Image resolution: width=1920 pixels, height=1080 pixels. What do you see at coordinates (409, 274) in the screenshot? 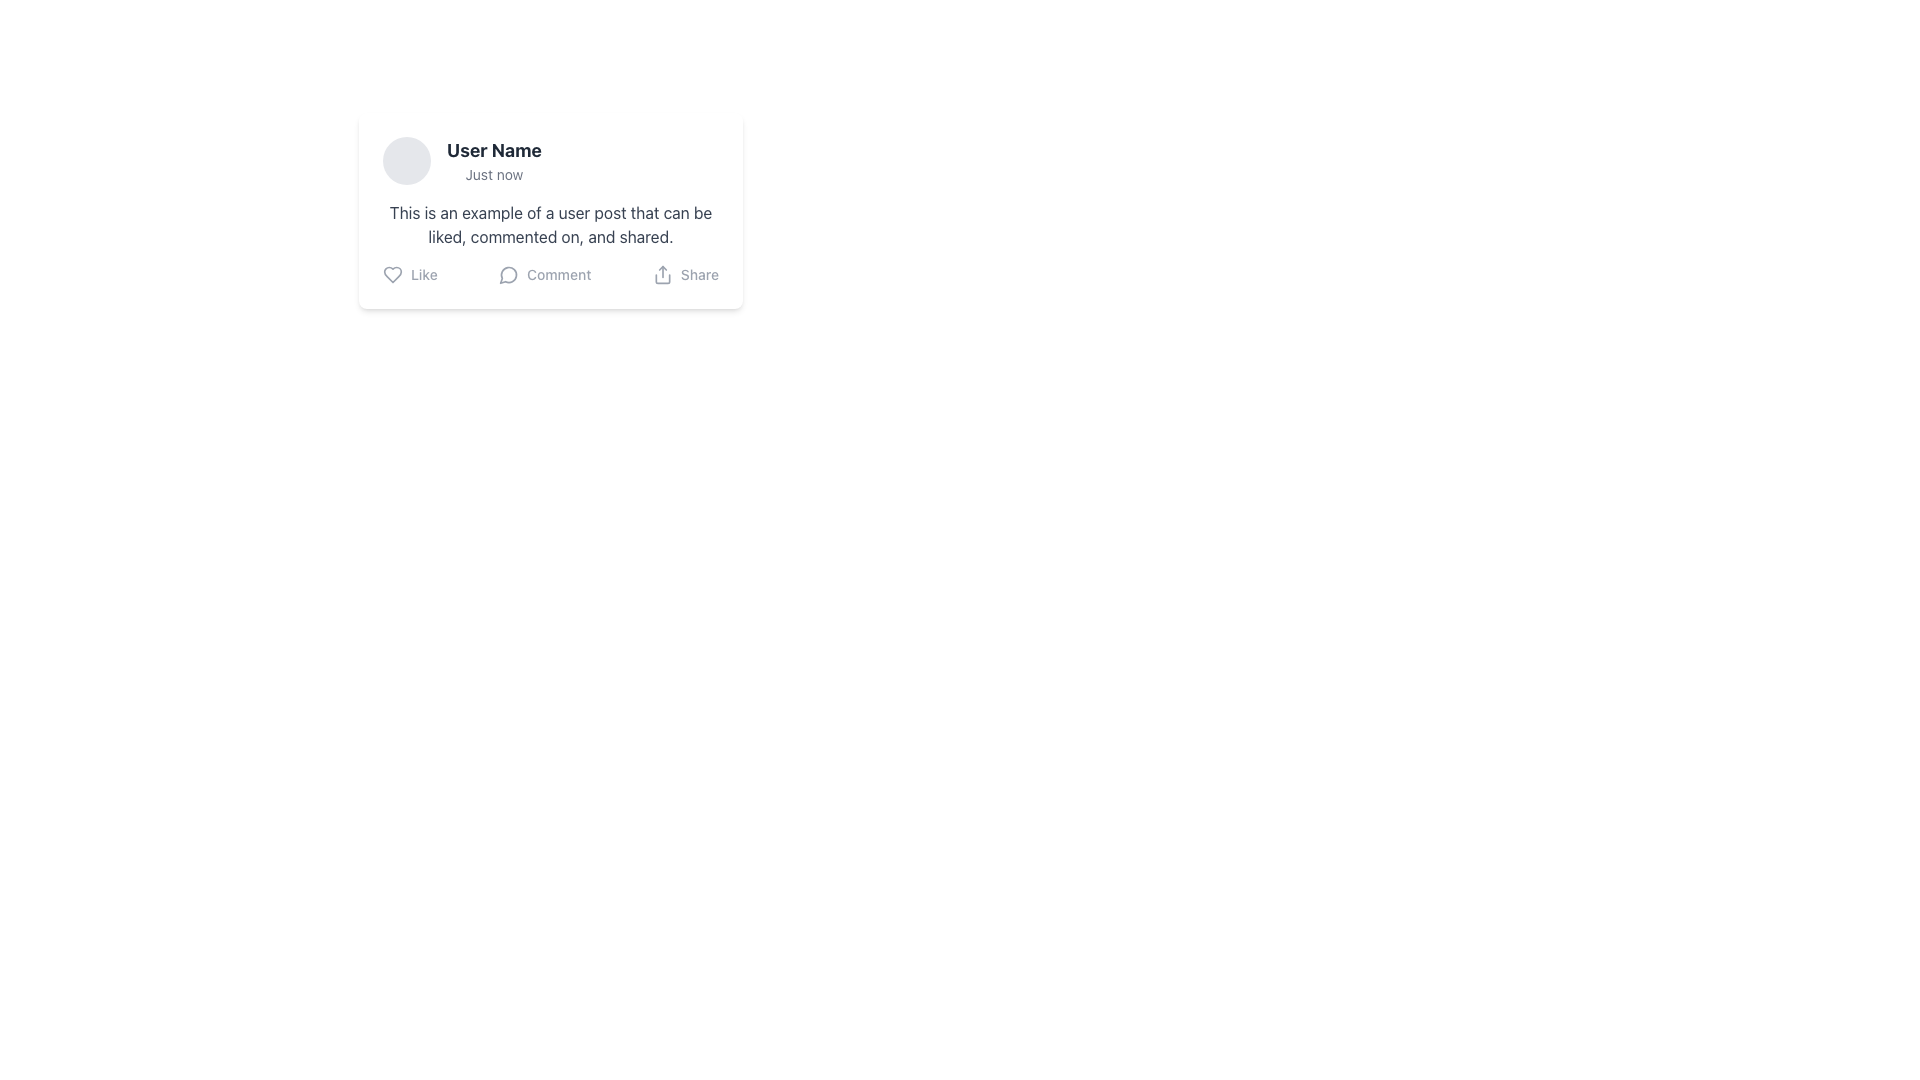
I see `the 'Like' button located at the first position in a horizontal row of buttons below the post content` at bounding box center [409, 274].